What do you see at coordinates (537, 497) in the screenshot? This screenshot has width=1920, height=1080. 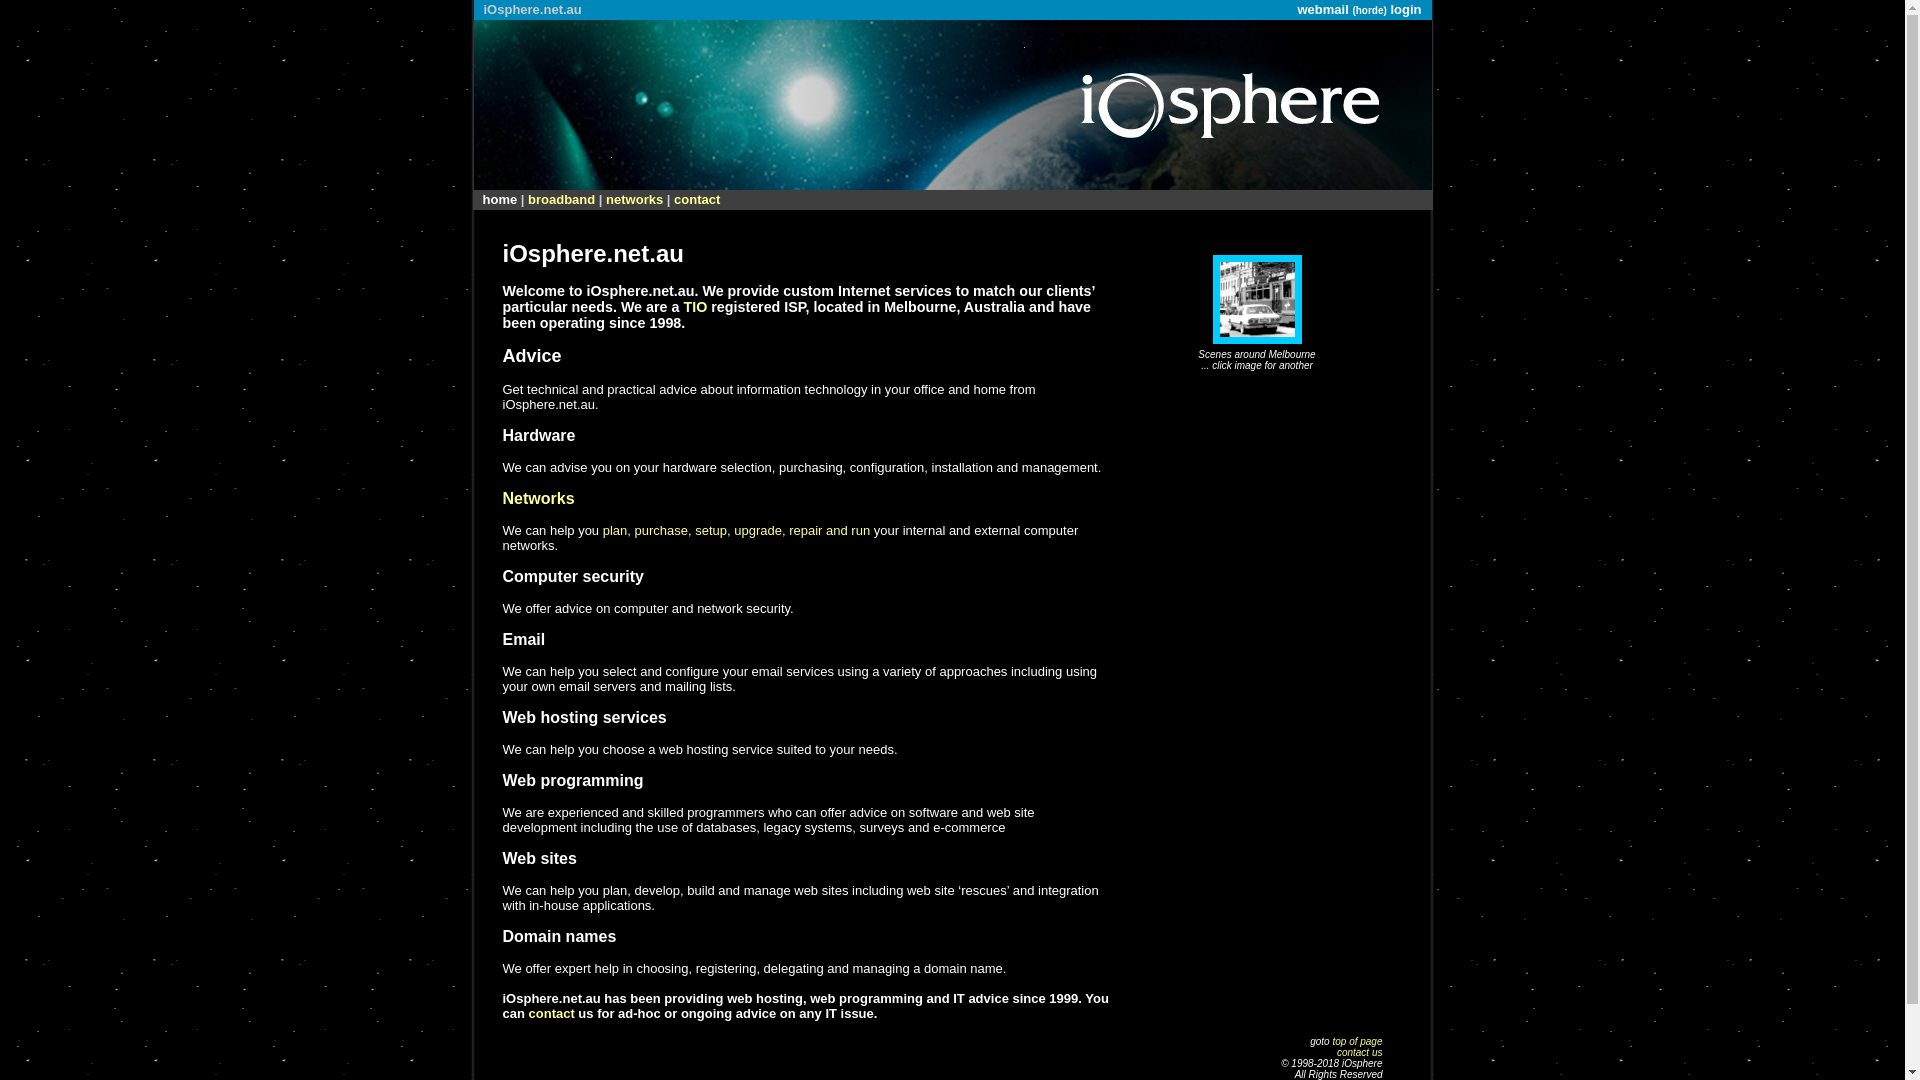 I see `'Networks'` at bounding box center [537, 497].